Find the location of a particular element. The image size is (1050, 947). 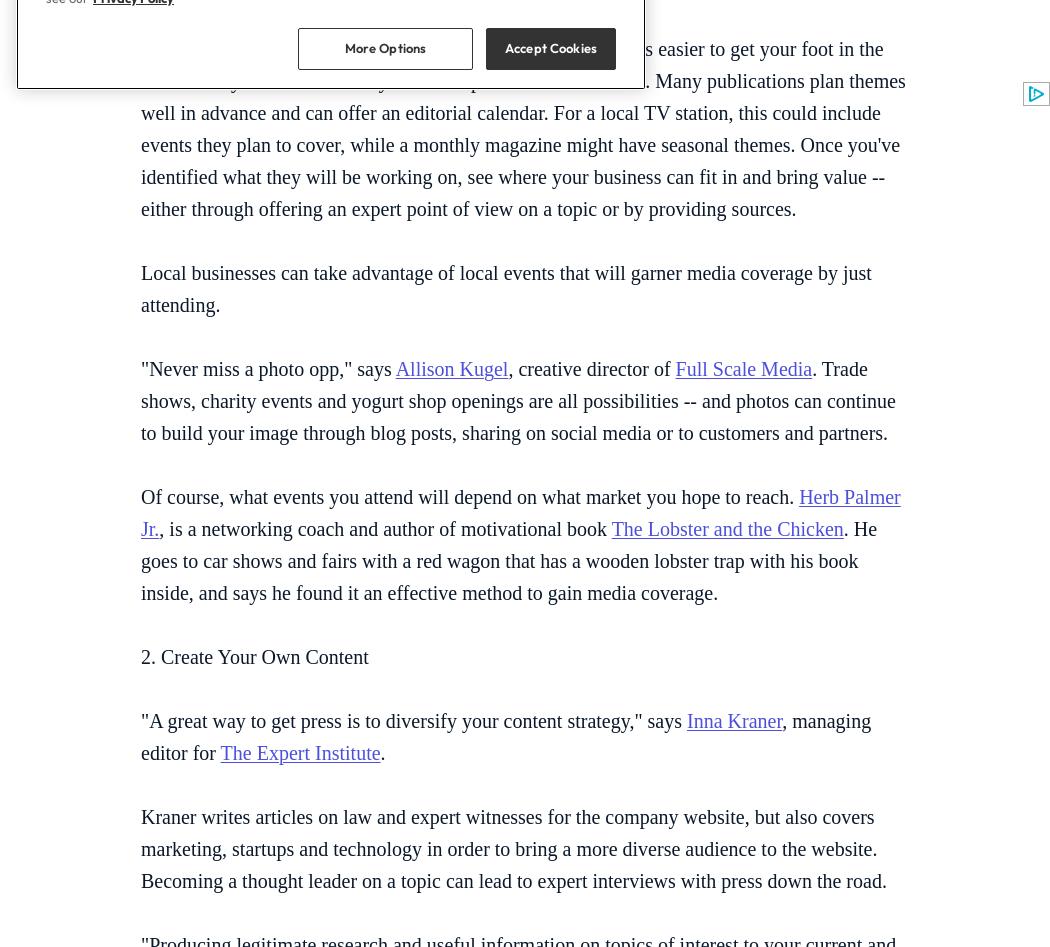

'Full Scale Media' is located at coordinates (742, 367).